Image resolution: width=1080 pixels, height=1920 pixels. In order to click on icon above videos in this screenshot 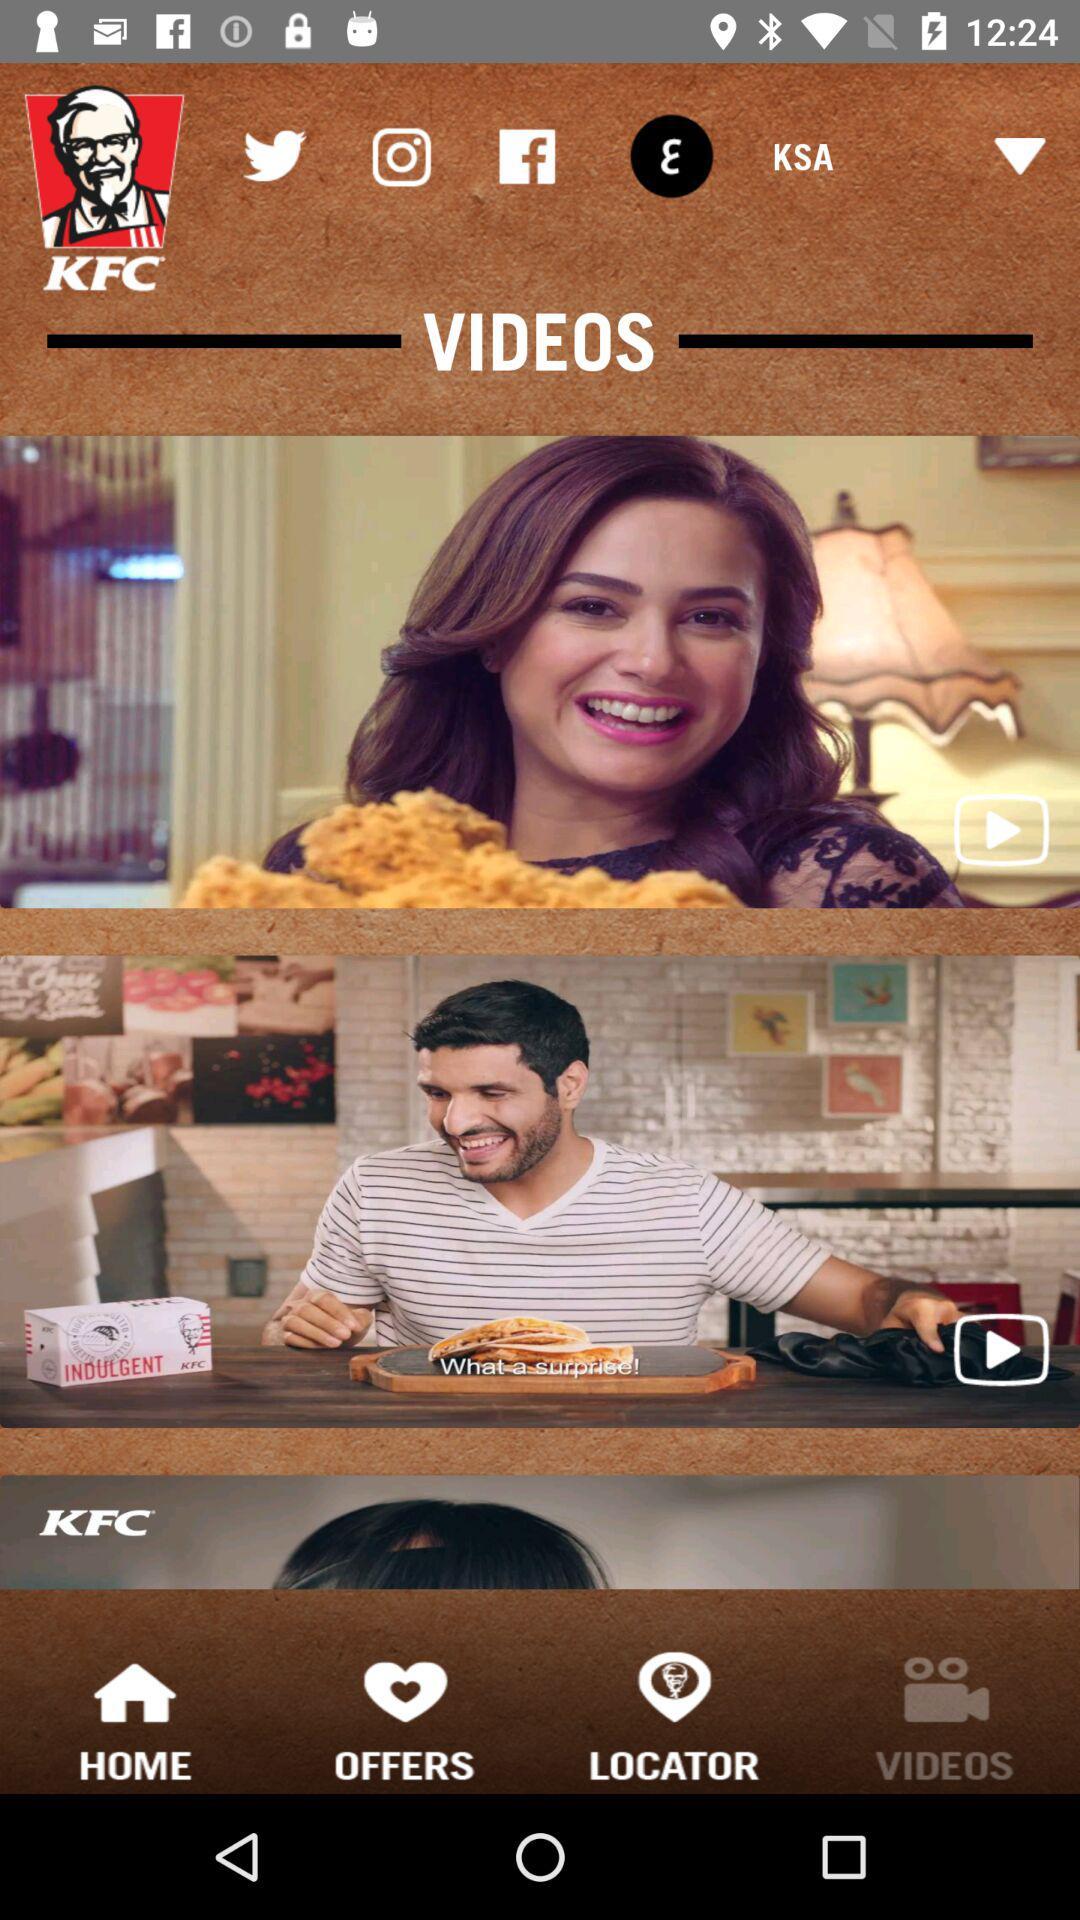, I will do `click(400, 155)`.